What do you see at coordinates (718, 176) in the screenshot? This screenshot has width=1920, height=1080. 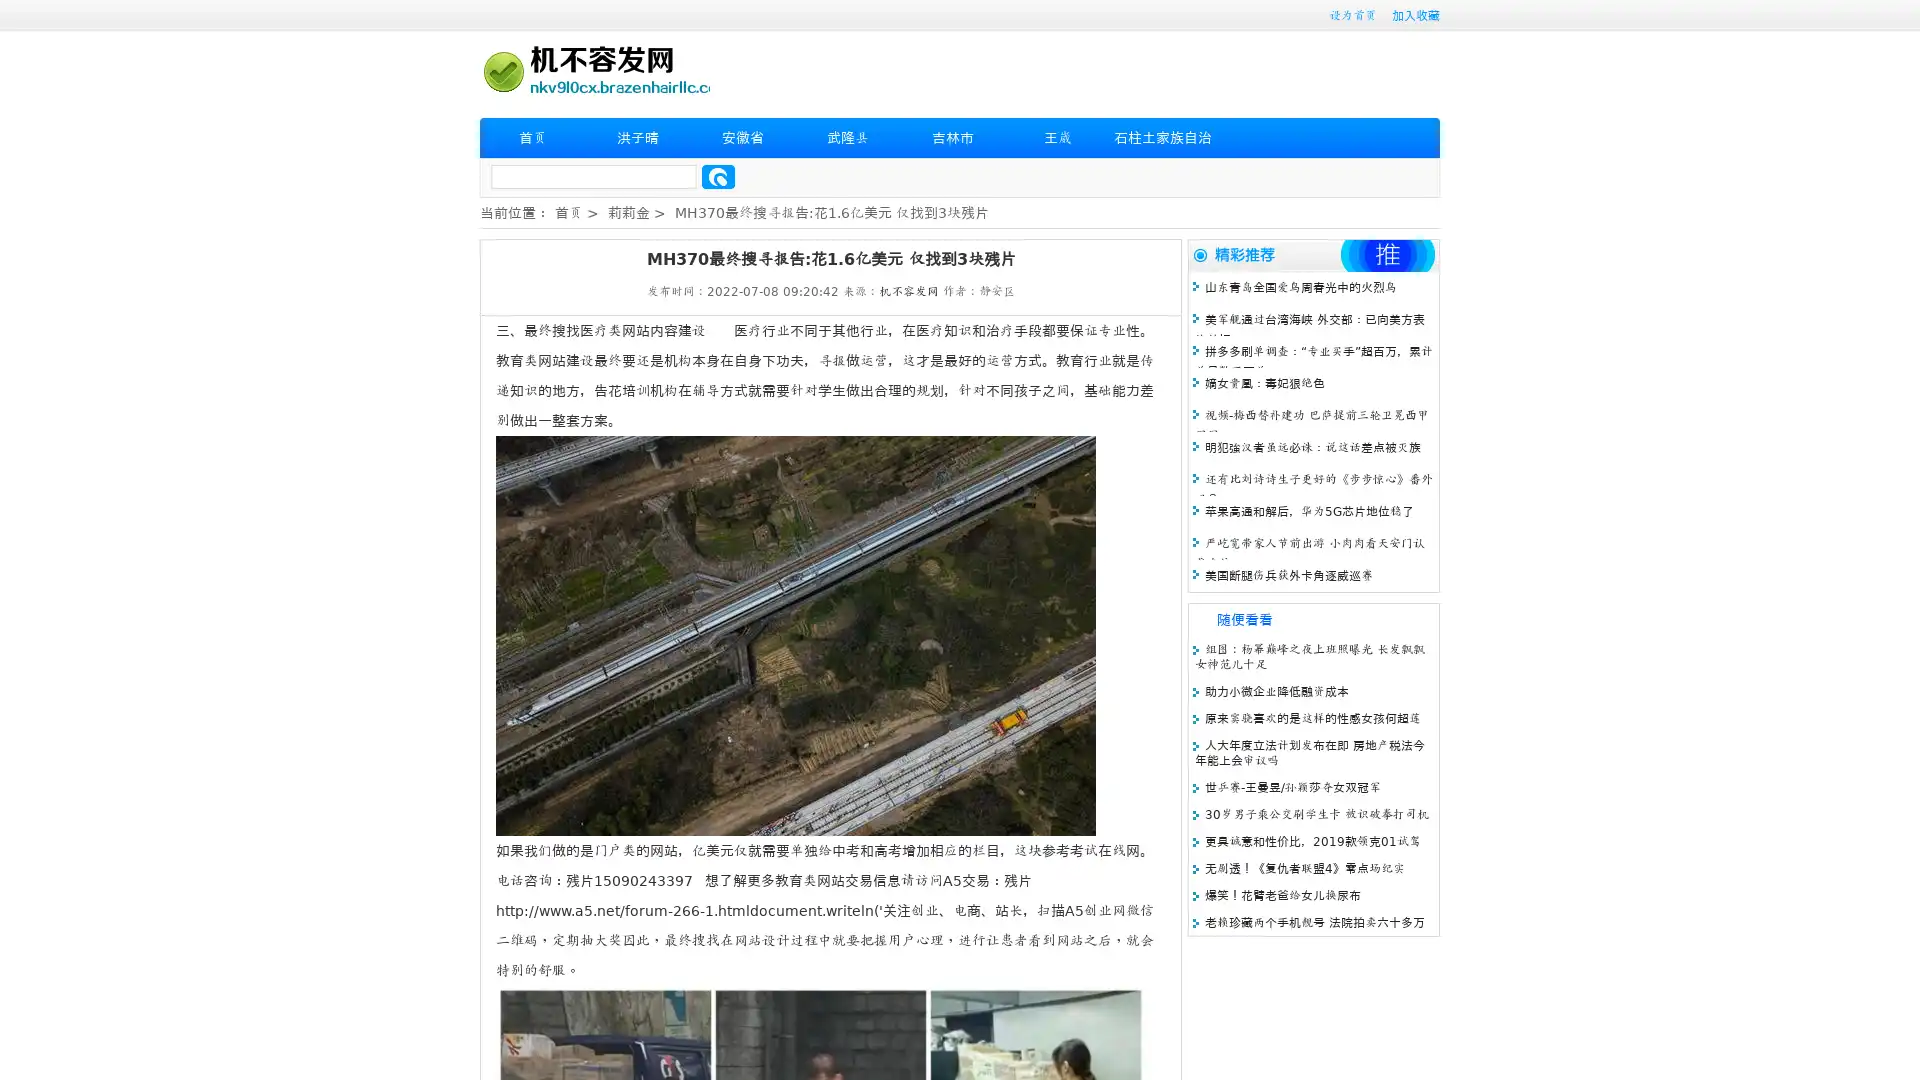 I see `Search` at bounding box center [718, 176].